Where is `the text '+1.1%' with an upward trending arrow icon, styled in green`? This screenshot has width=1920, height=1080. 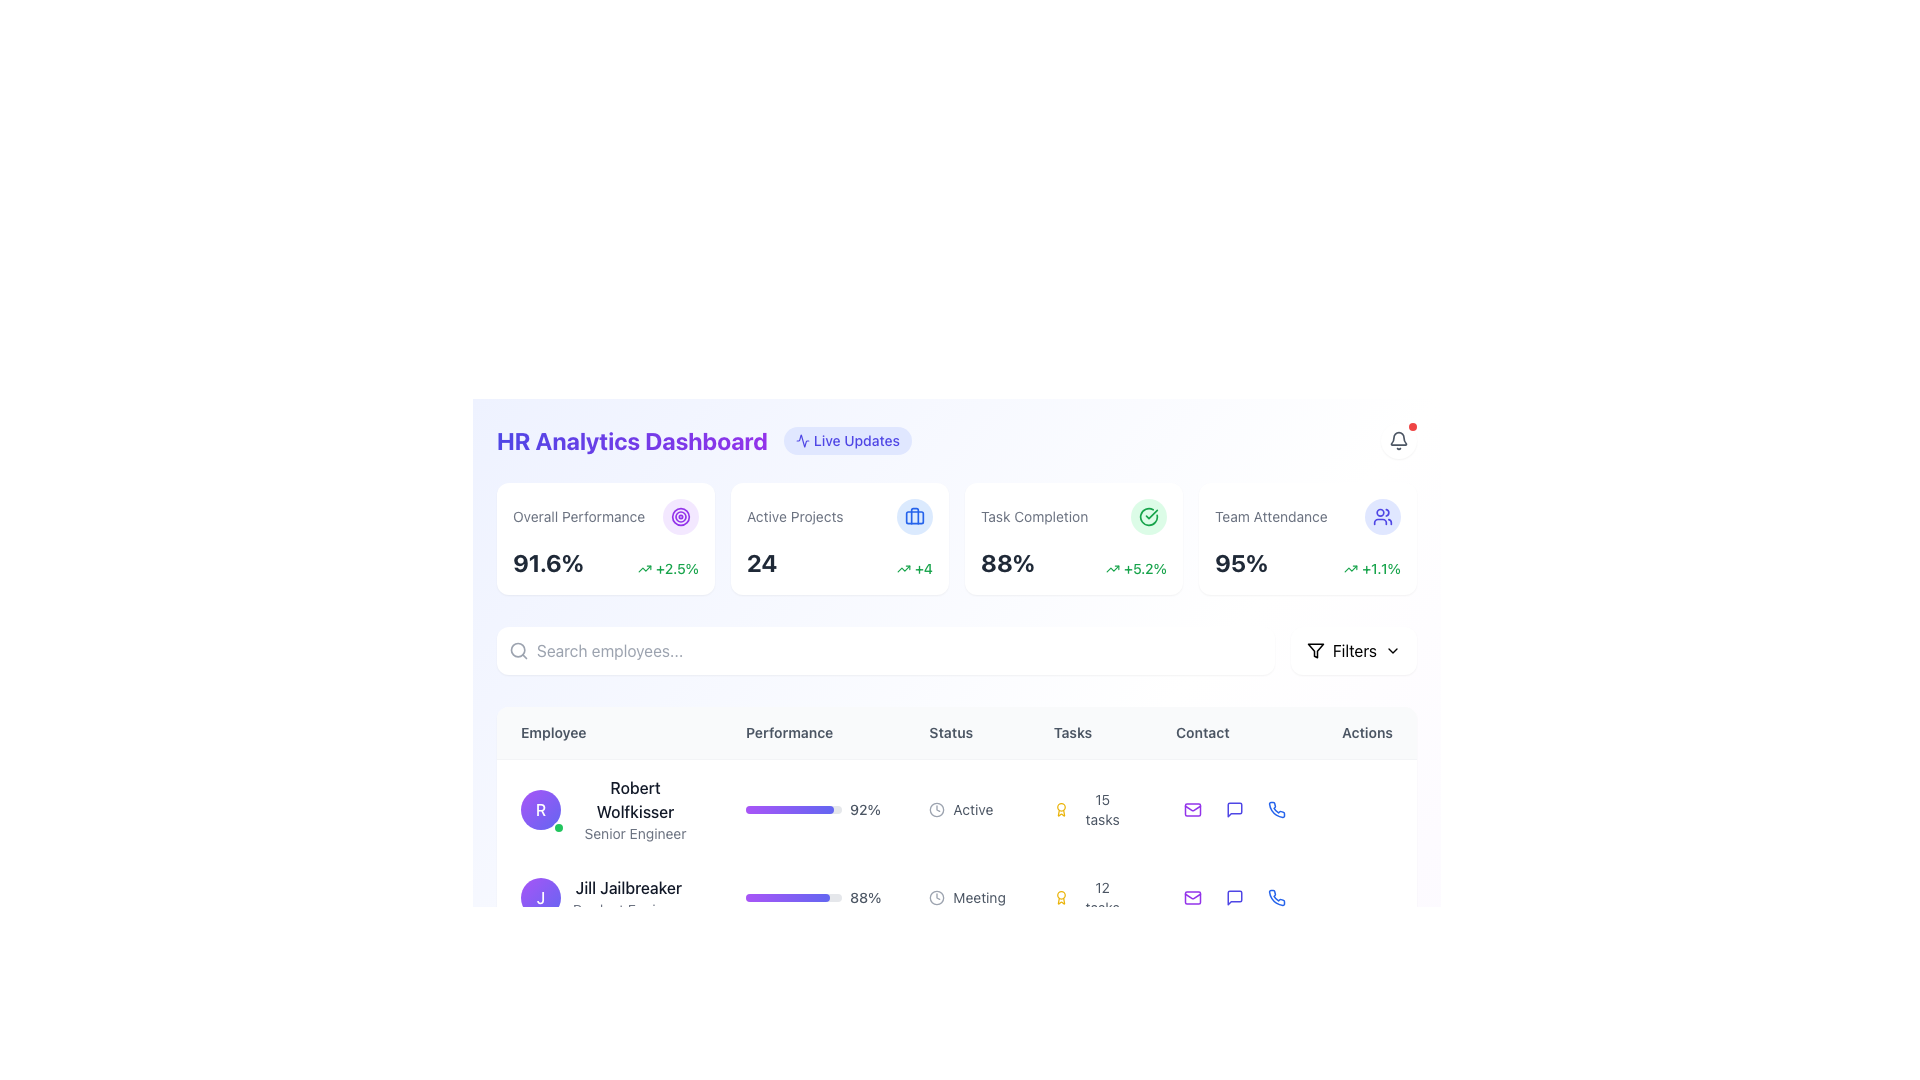 the text '+1.1%' with an upward trending arrow icon, styled in green is located at coordinates (1371, 569).